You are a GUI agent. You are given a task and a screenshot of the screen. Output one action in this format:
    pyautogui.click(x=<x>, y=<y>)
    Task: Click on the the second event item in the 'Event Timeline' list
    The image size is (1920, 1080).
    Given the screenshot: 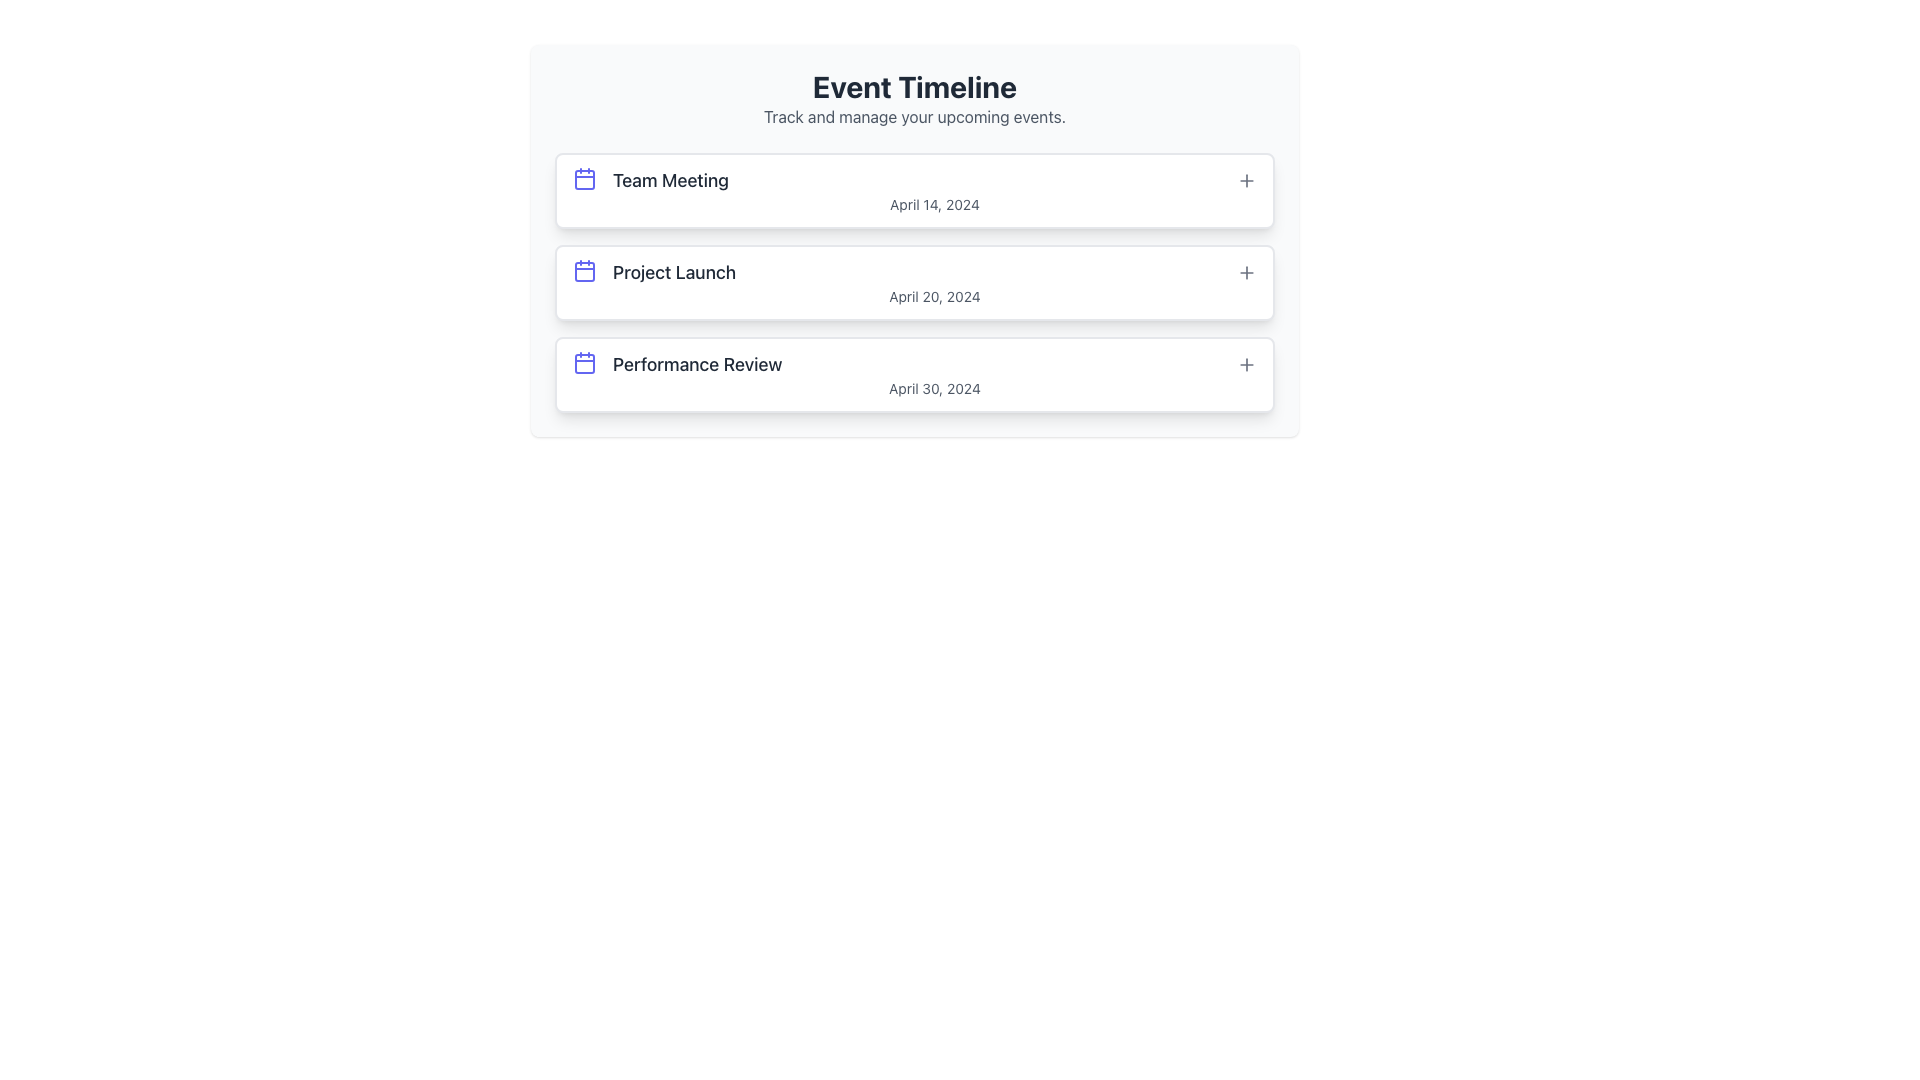 What is the action you would take?
    pyautogui.click(x=914, y=282)
    